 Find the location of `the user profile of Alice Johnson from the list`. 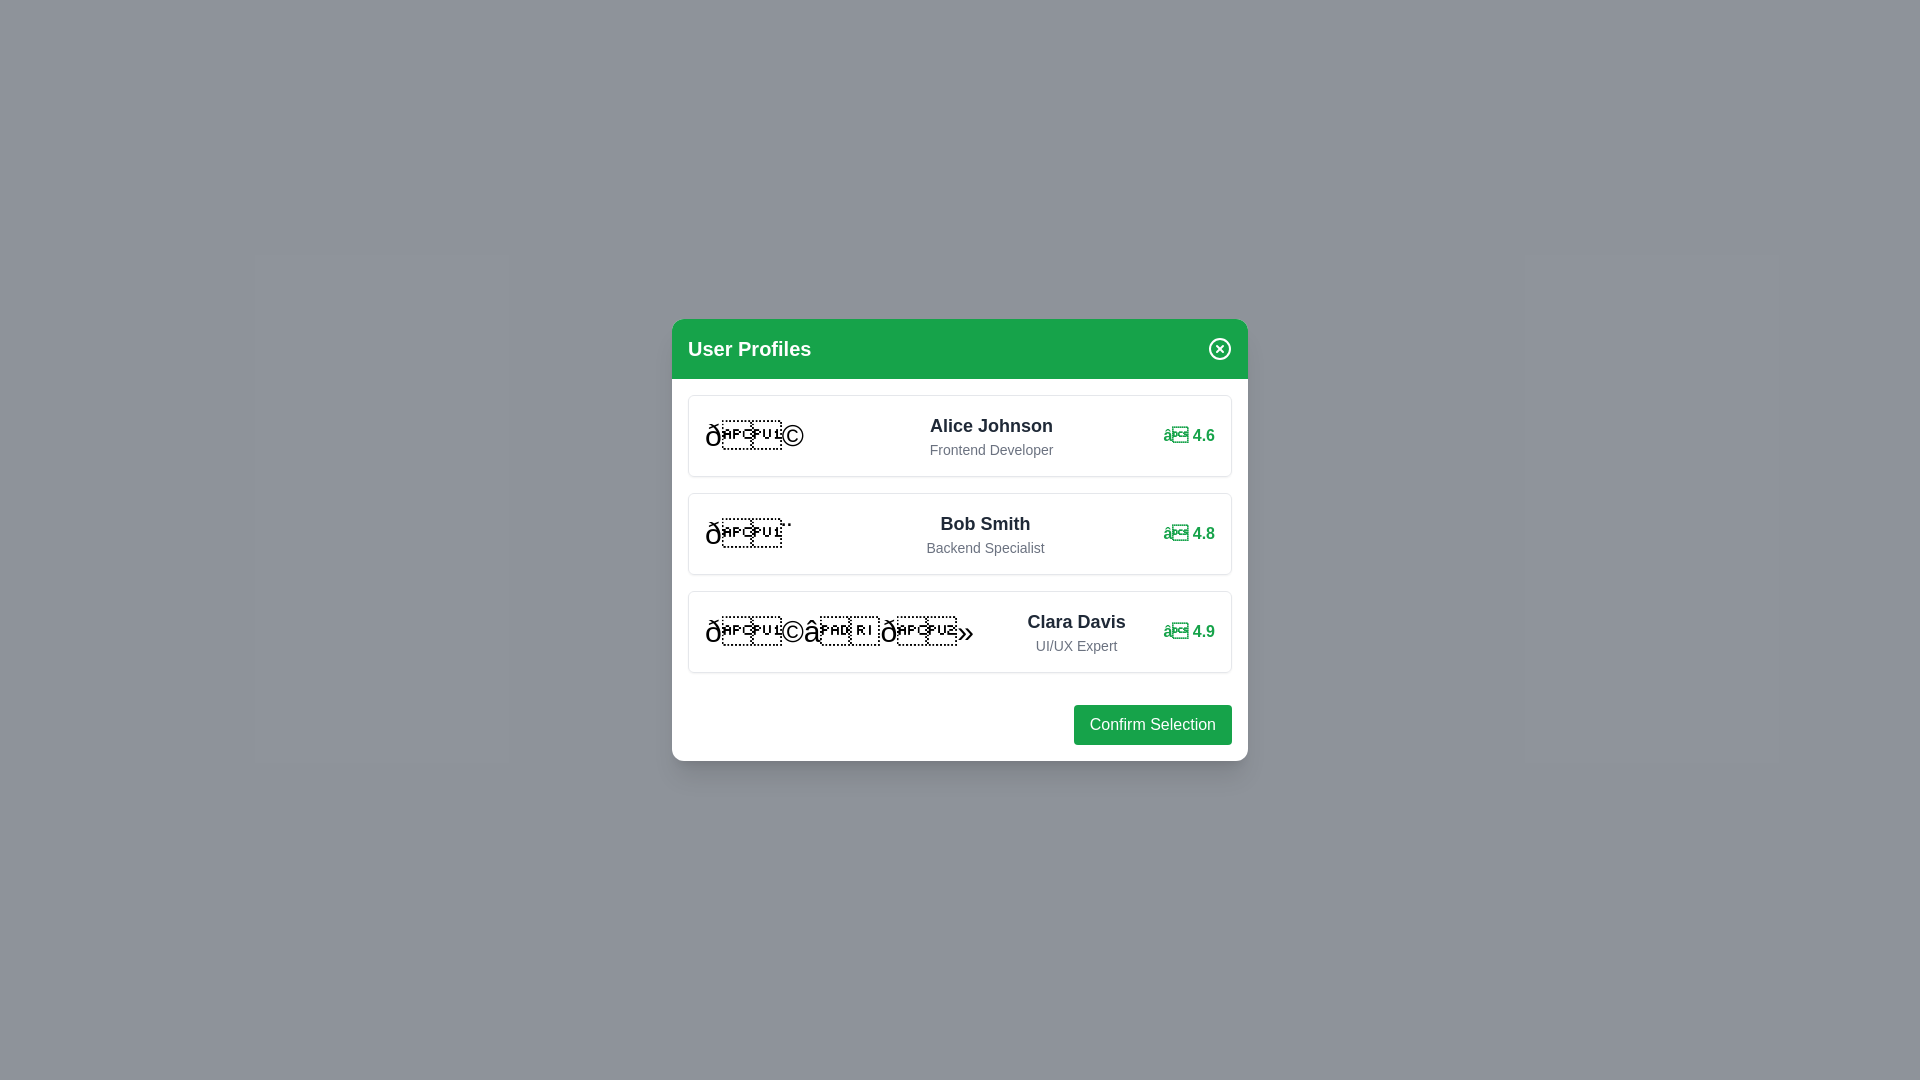

the user profile of Alice Johnson from the list is located at coordinates (960, 434).